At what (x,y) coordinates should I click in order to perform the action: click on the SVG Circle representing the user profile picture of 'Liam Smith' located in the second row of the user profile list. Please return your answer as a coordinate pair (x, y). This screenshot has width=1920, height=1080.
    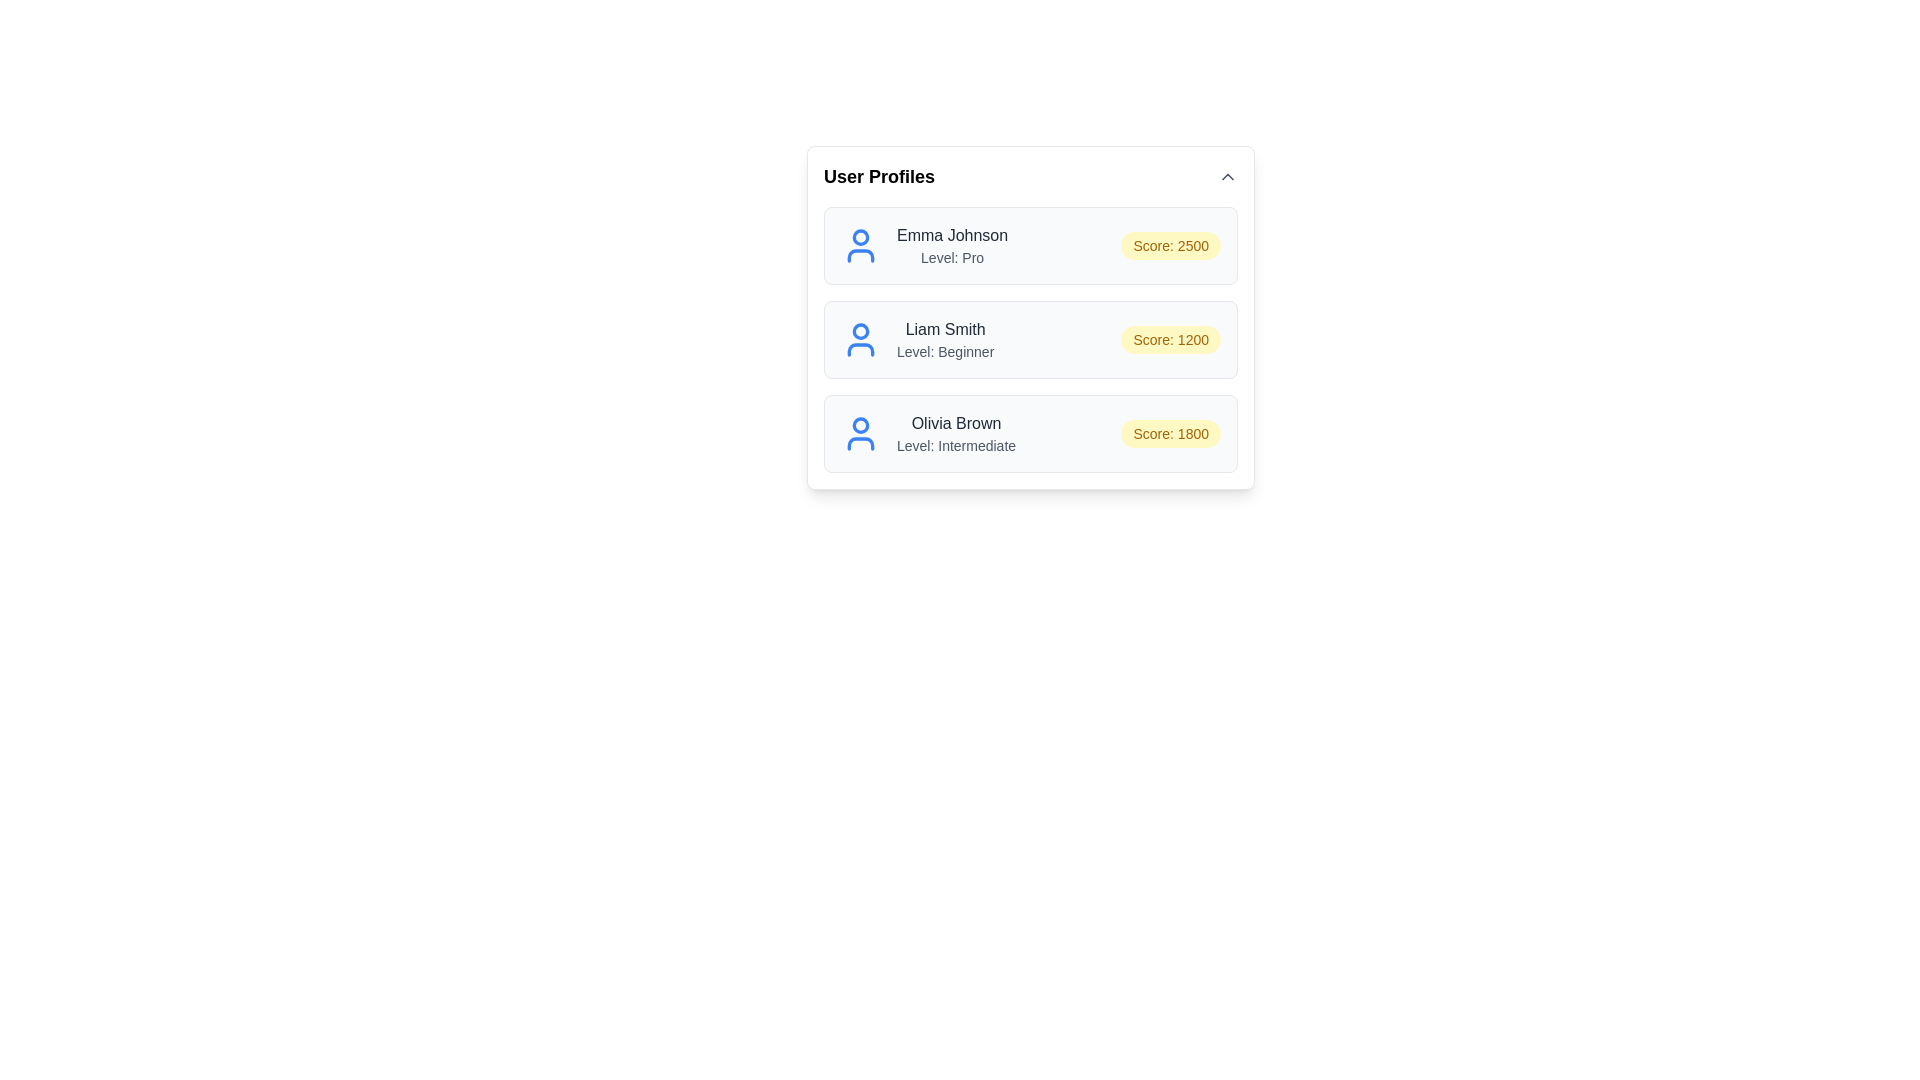
    Looking at the image, I should click on (860, 330).